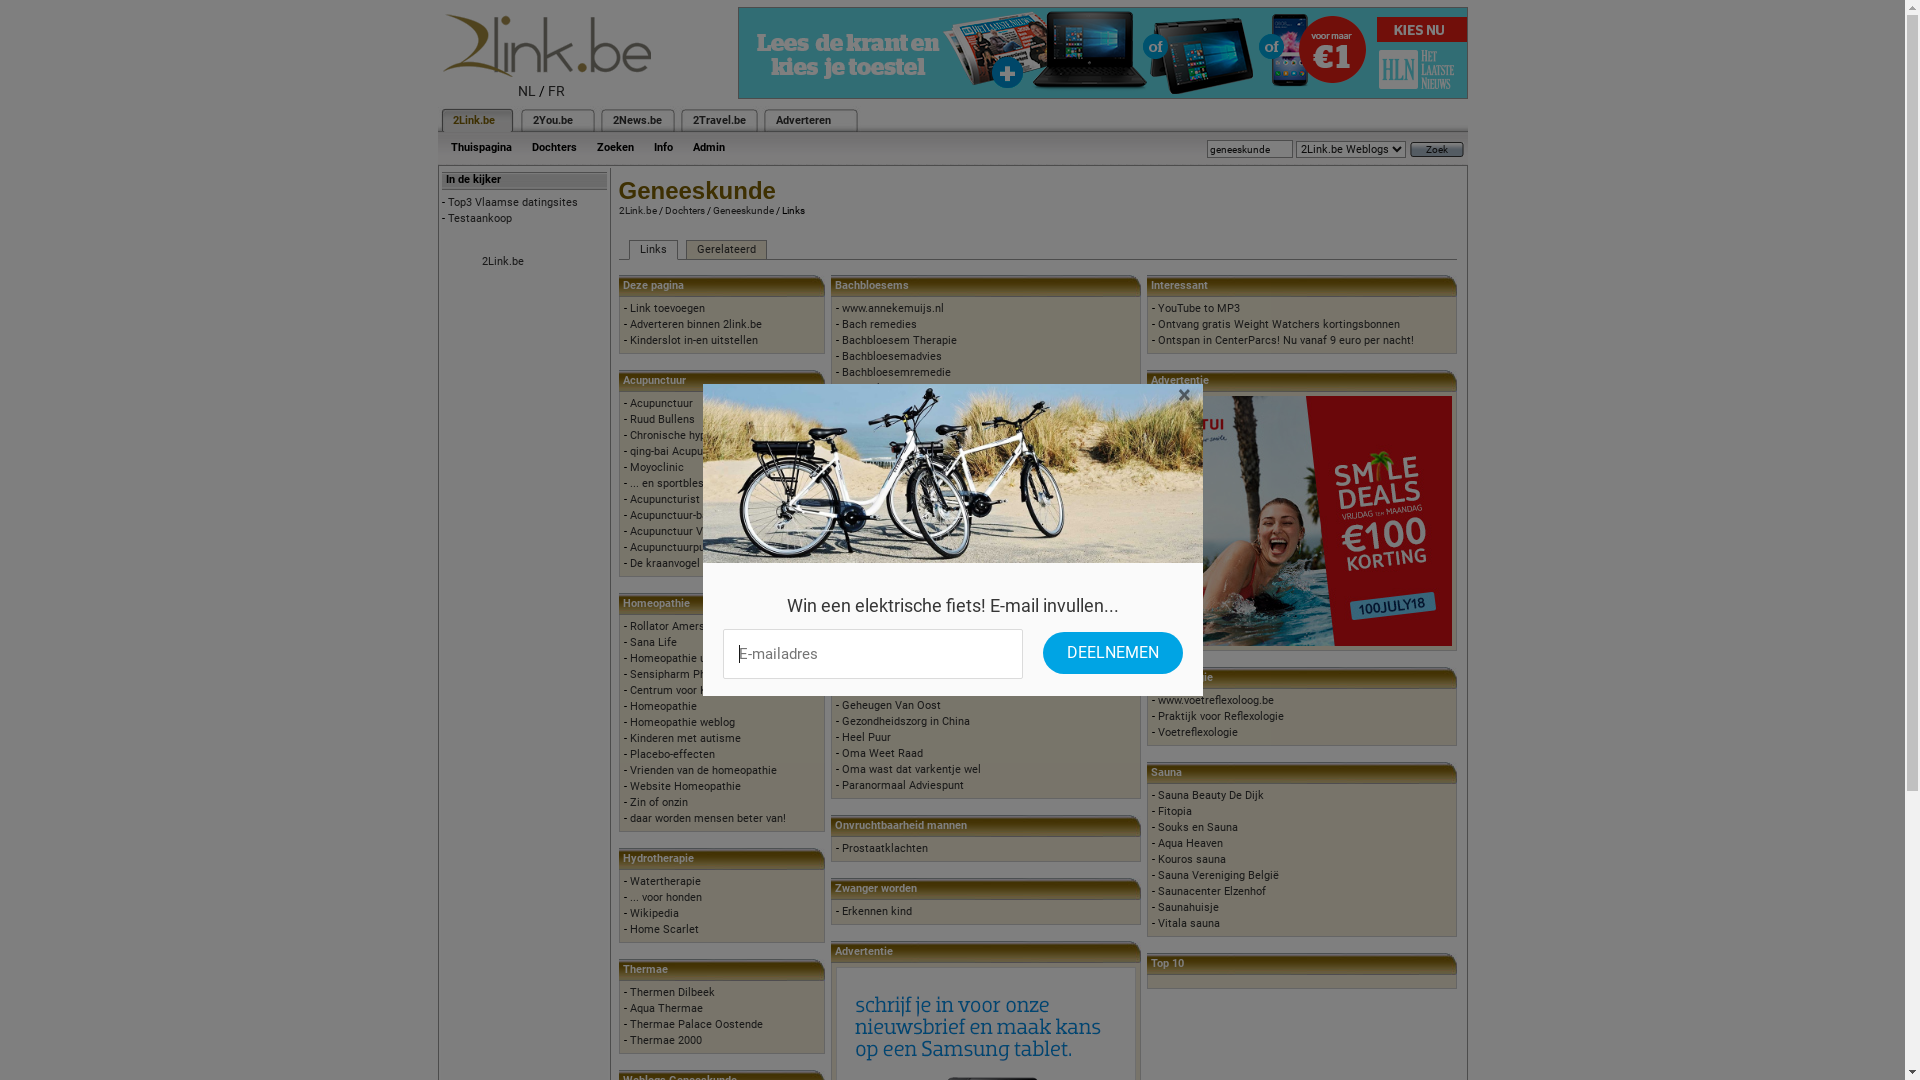  I want to click on 'Ruud Bullens', so click(662, 418).